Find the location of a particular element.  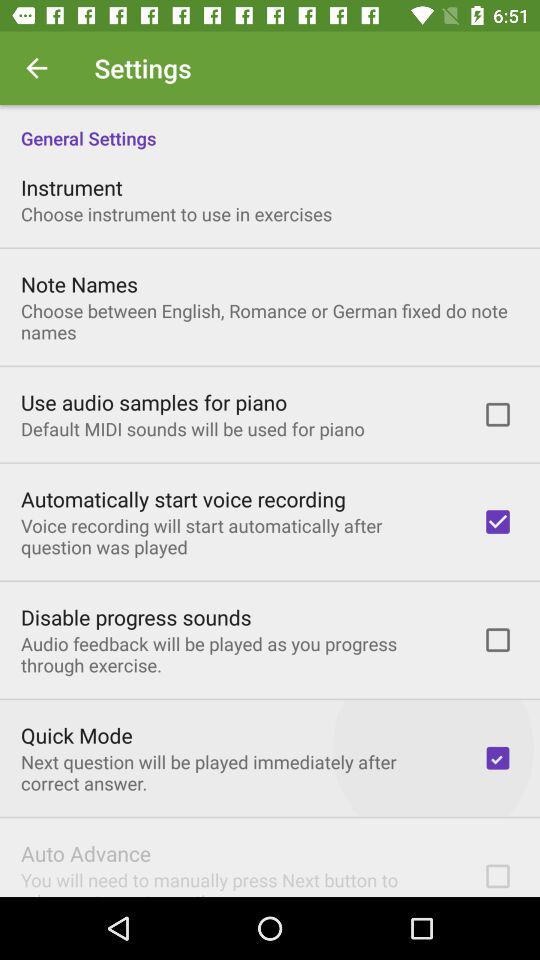

the general settings is located at coordinates (270, 126).